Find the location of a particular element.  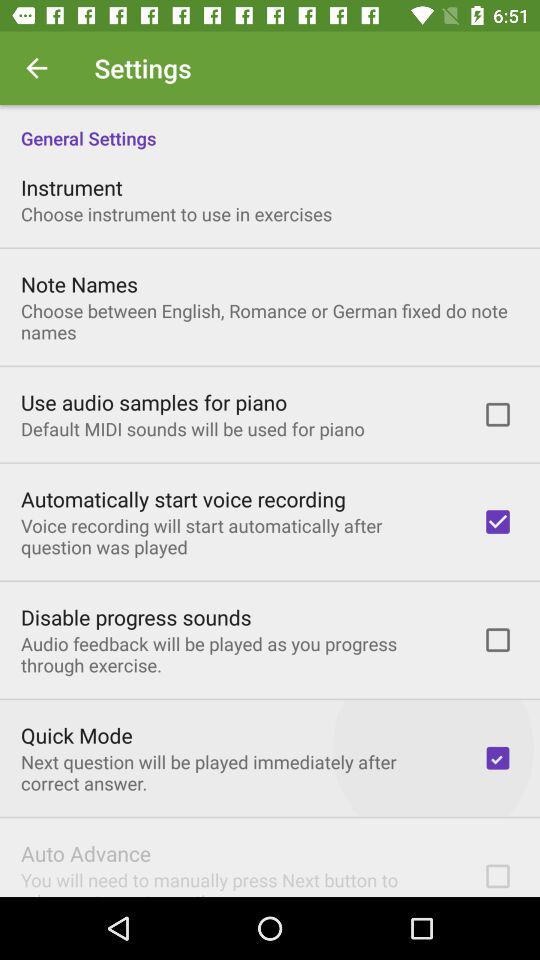

the general settings is located at coordinates (270, 126).